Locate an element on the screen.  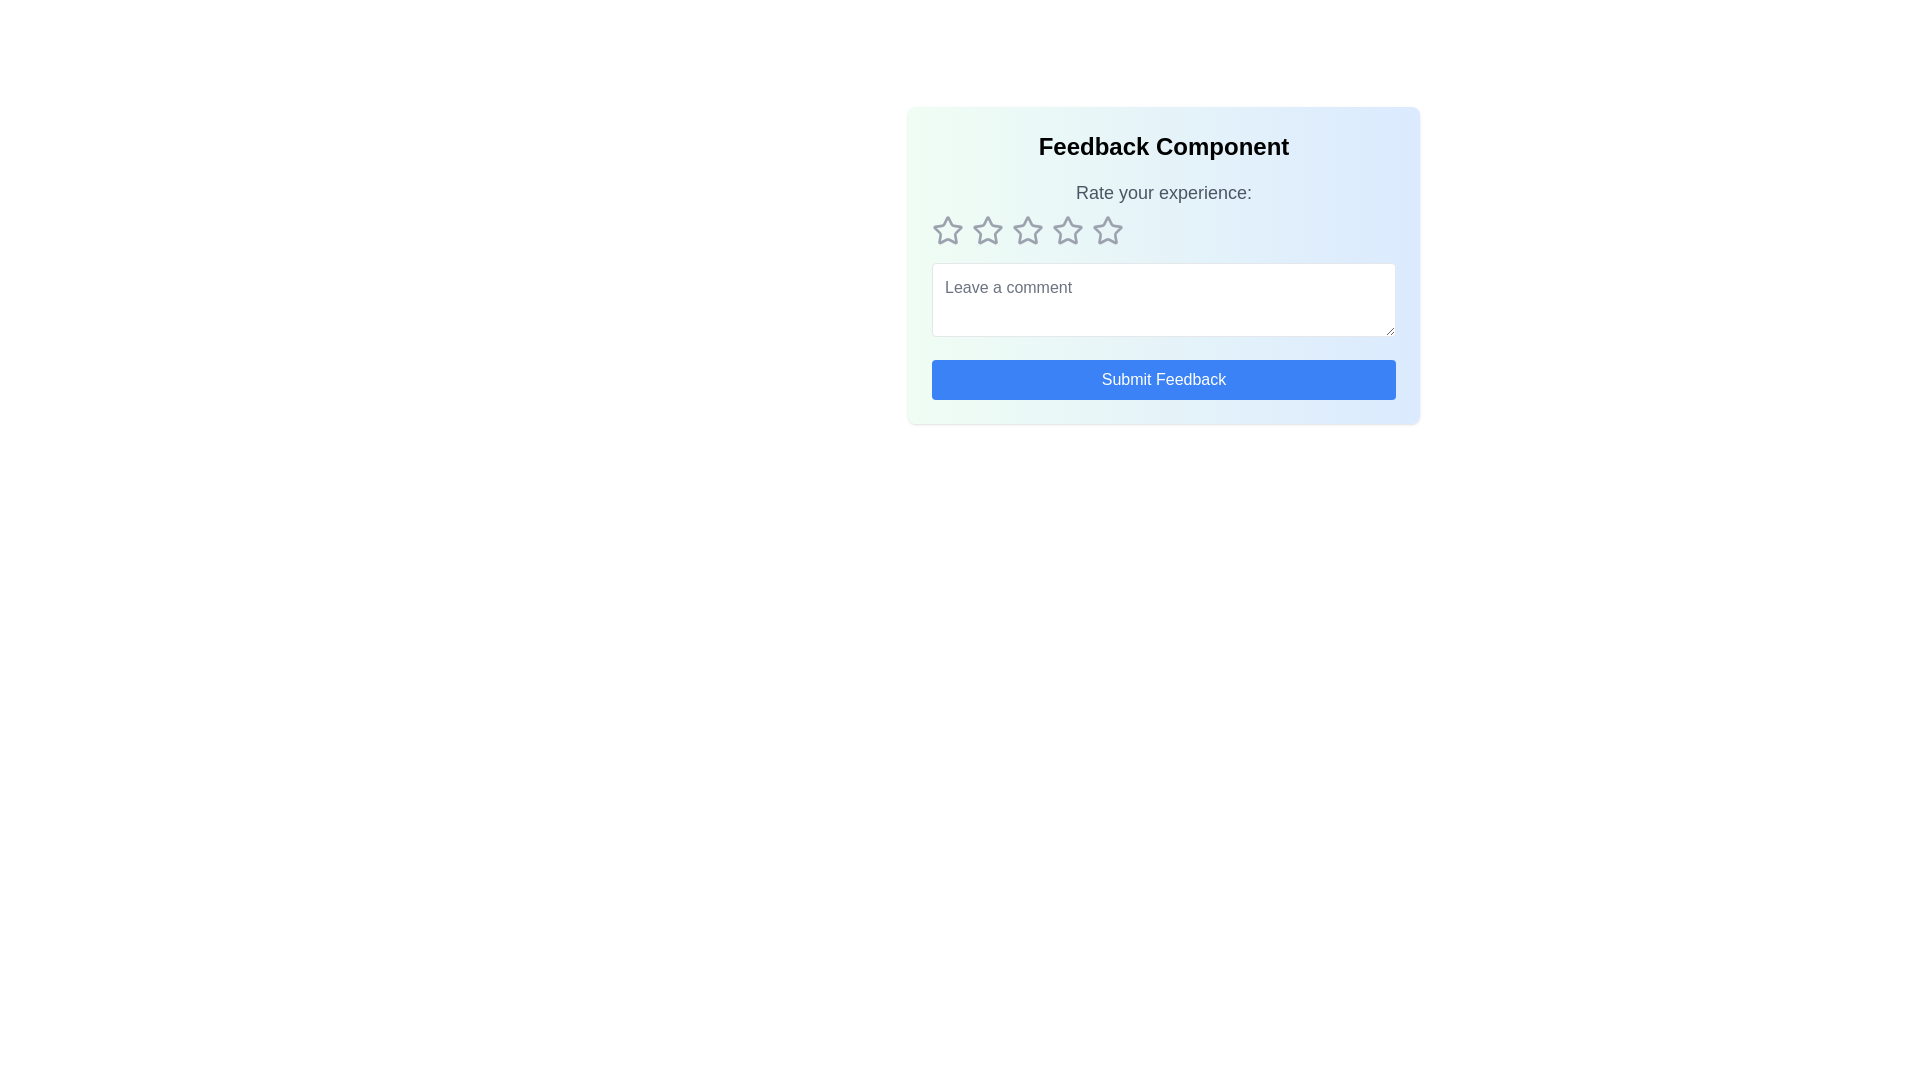
the fourth star icon in the rating row below the 'Rate your experience' label is located at coordinates (1107, 229).